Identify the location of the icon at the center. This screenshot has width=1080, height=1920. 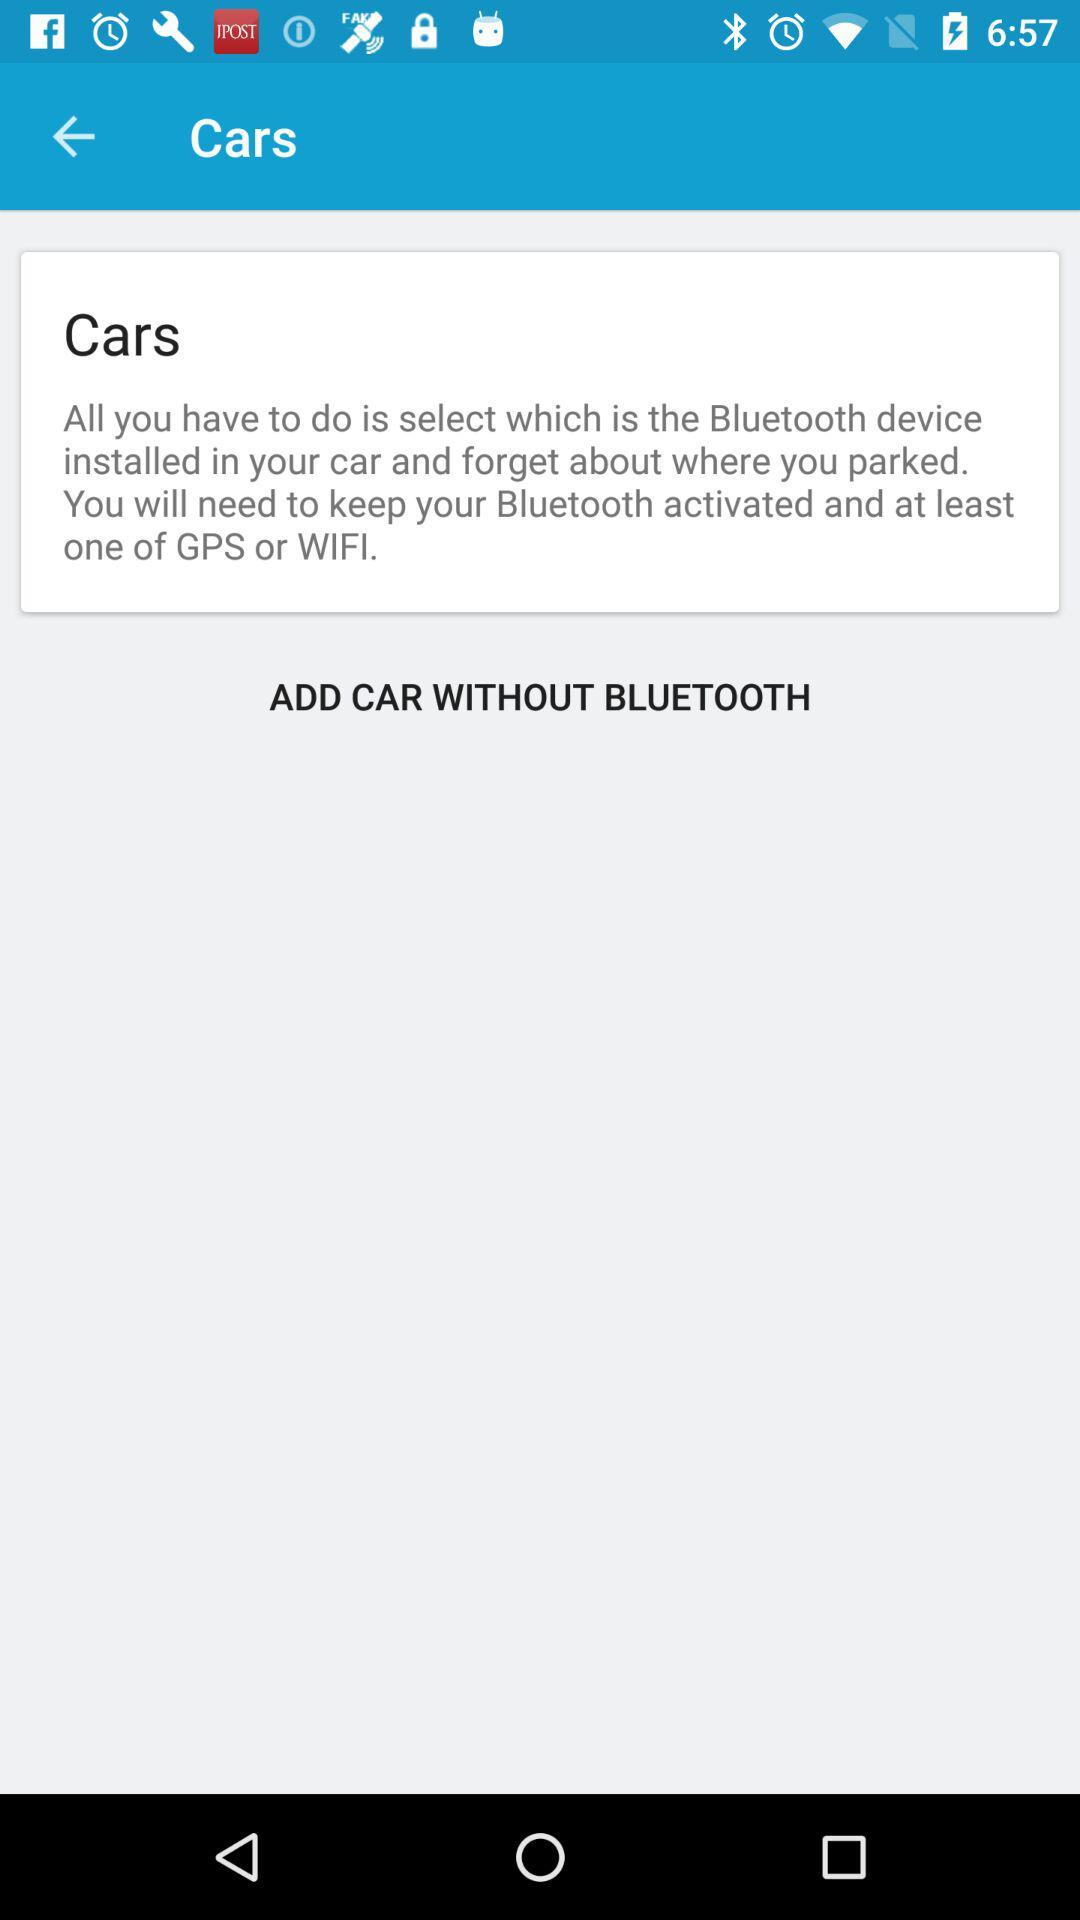
(540, 696).